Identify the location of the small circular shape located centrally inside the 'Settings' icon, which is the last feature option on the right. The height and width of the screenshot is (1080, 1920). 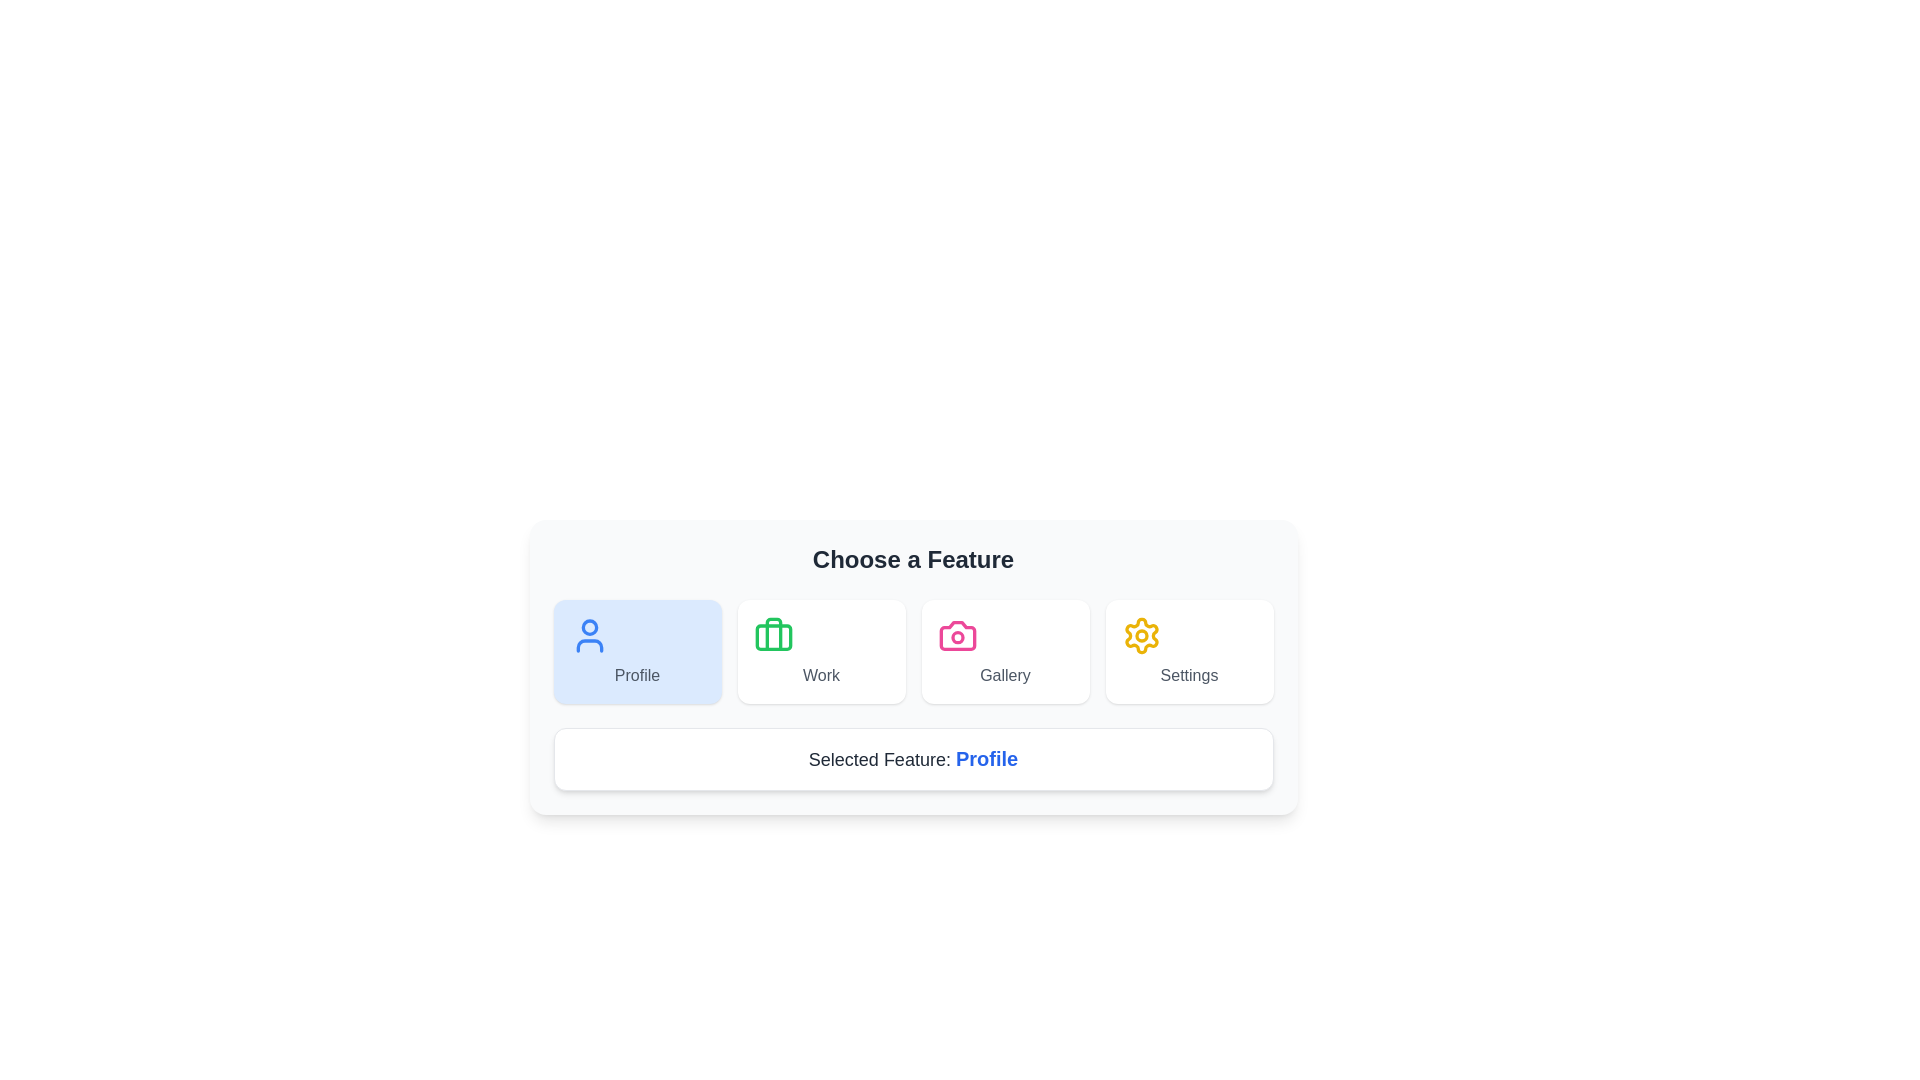
(1141, 636).